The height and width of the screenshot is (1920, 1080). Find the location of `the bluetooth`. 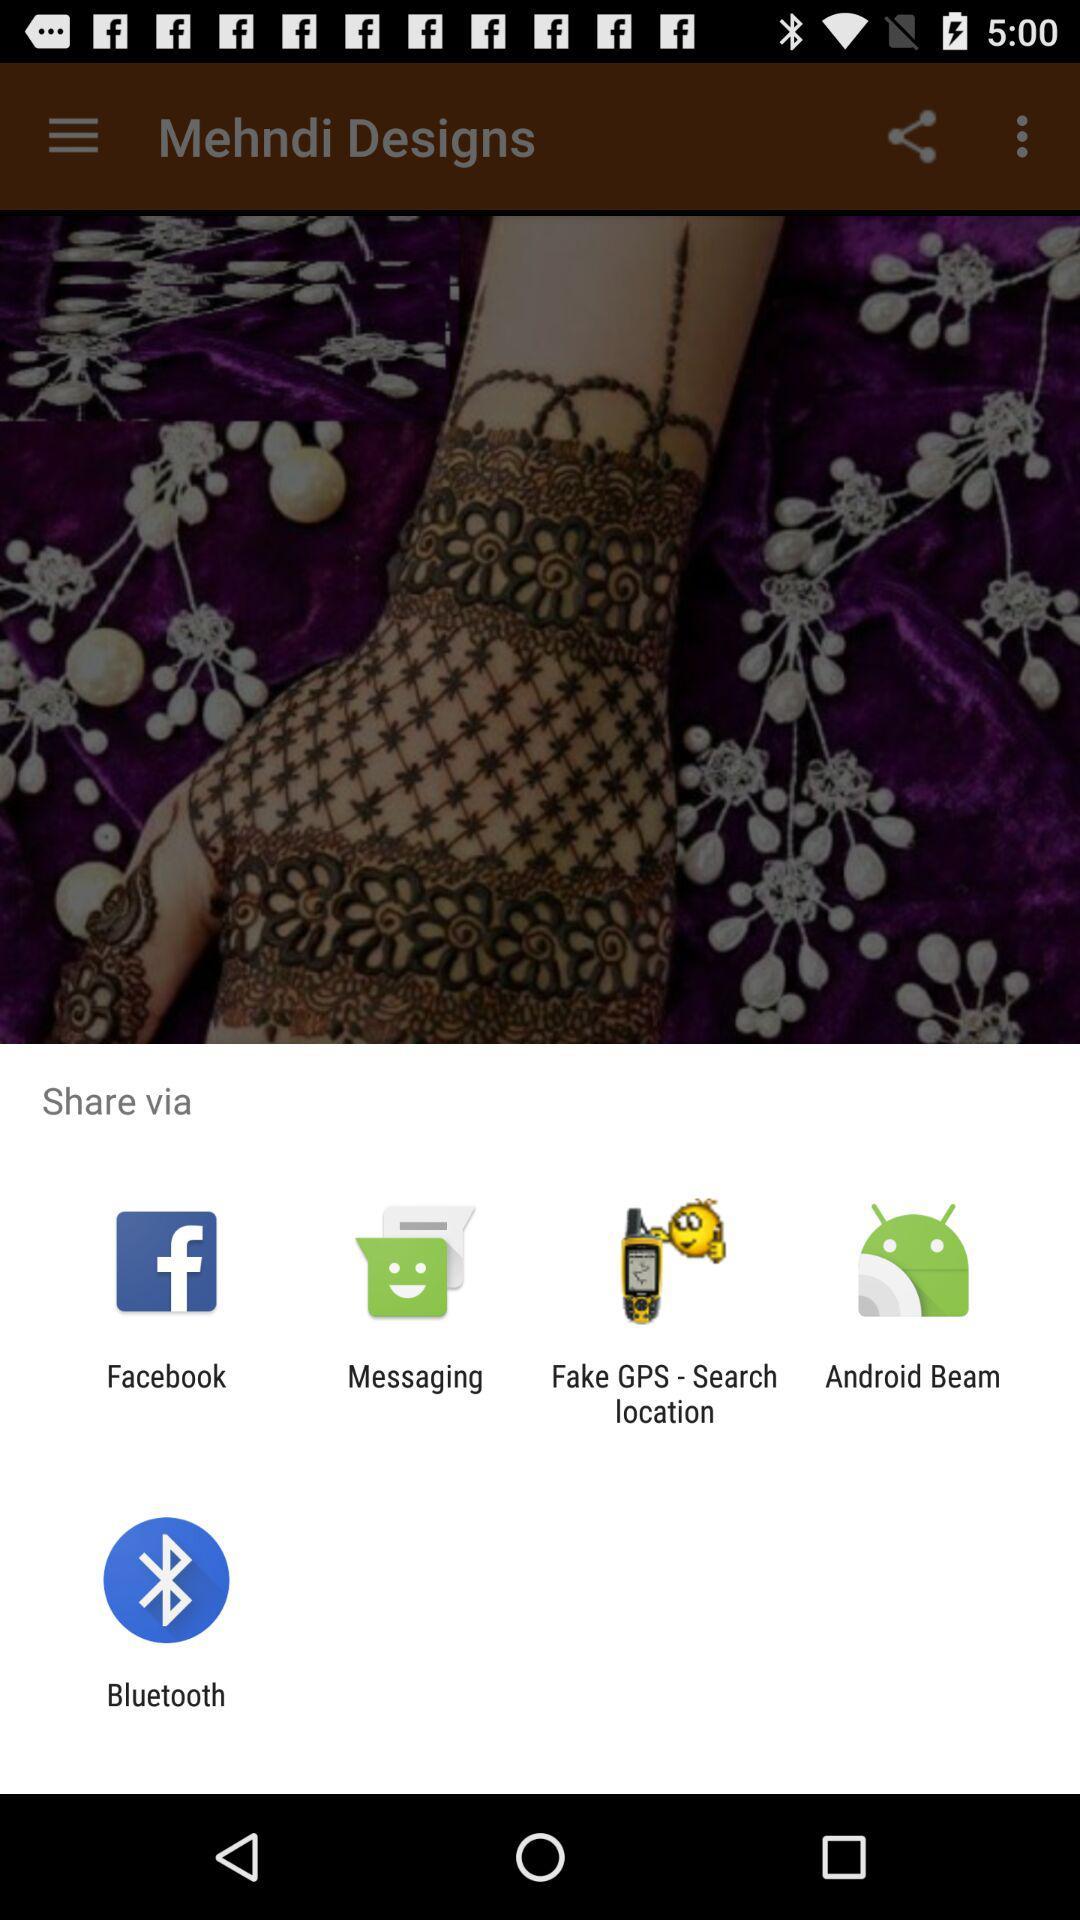

the bluetooth is located at coordinates (165, 1711).